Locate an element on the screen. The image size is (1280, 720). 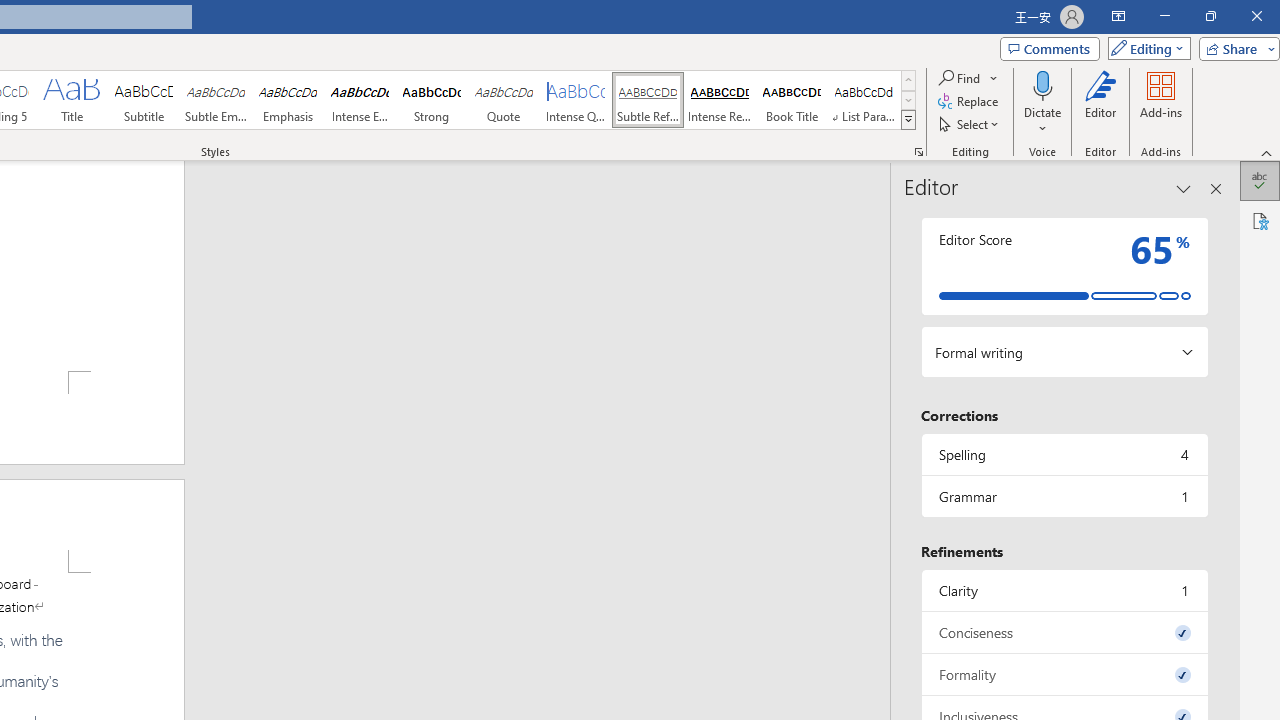
'Subtitle' is located at coordinates (143, 100).